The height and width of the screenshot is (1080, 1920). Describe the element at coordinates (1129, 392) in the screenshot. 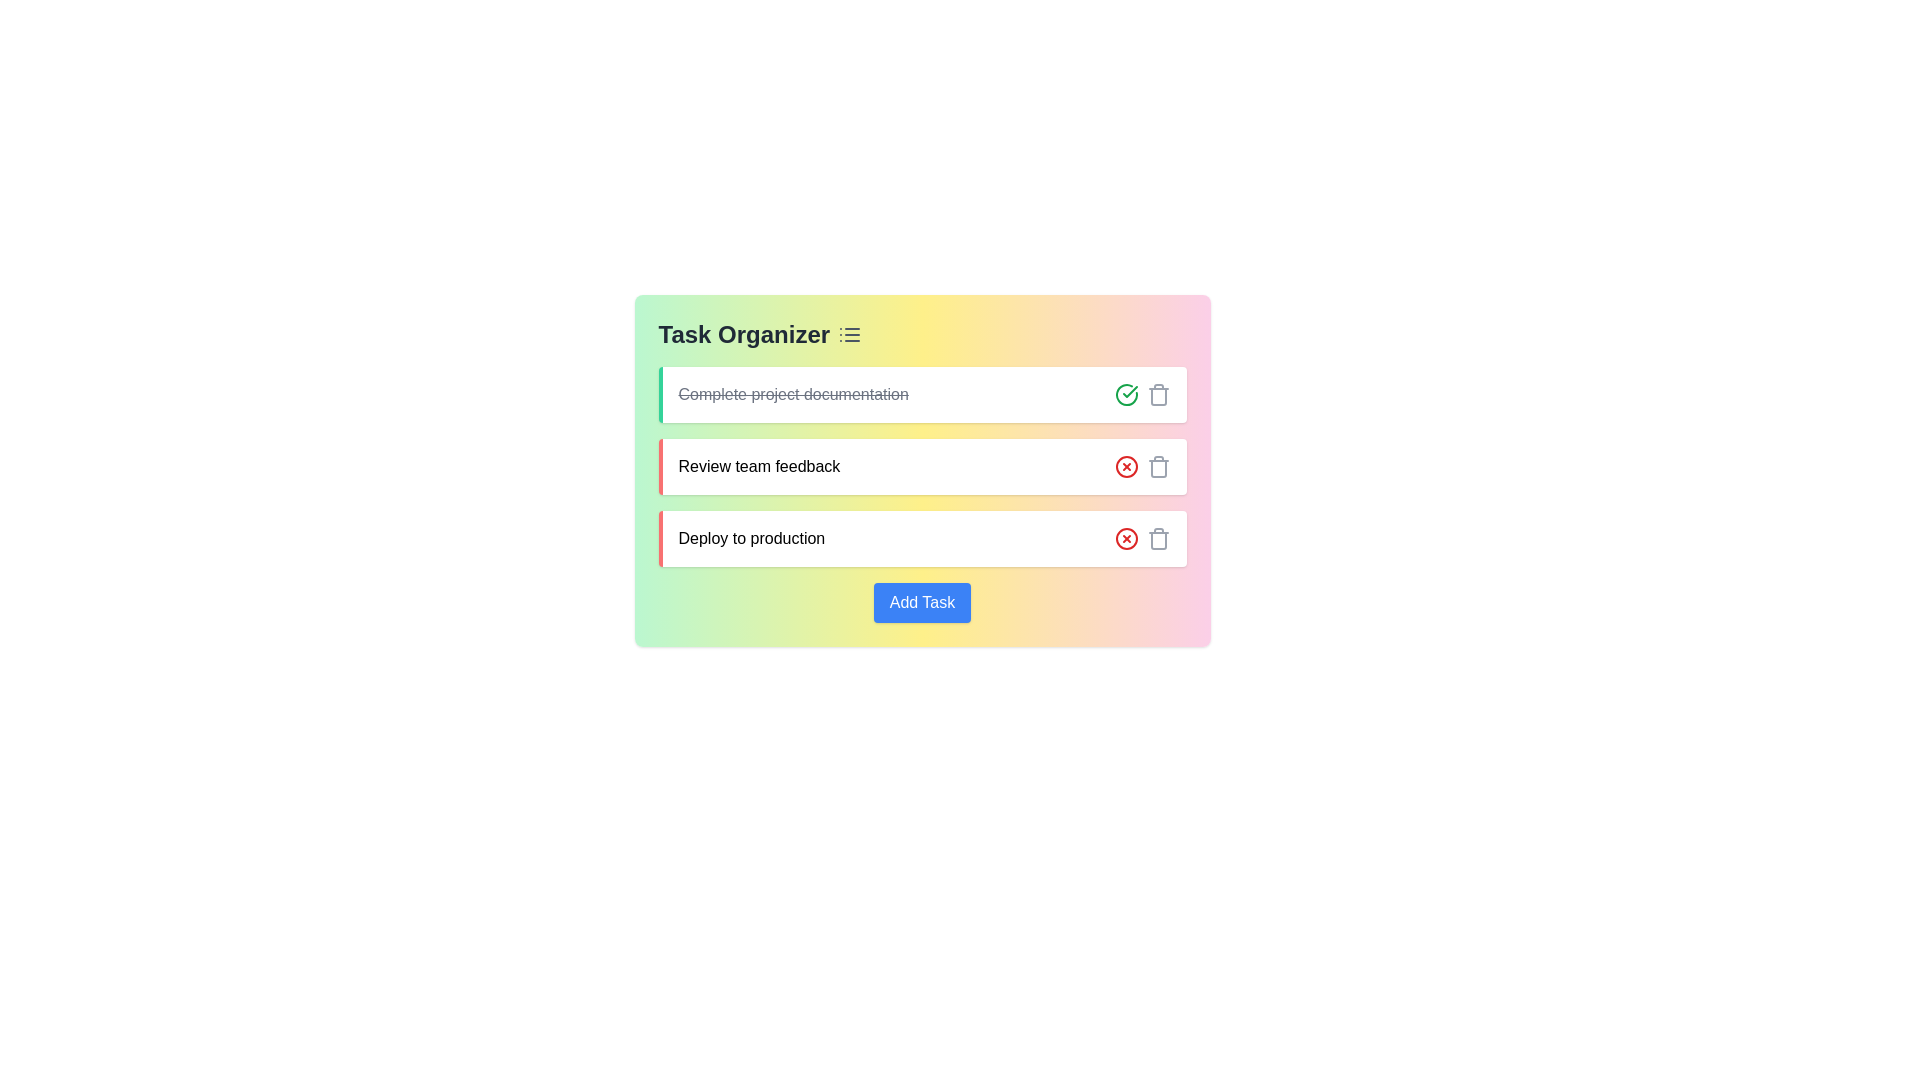

I see `the green checkmark icon enclosed within a circular outline, located at the right end of the first task row adjacent to the text 'Complete project documentation'` at that location.